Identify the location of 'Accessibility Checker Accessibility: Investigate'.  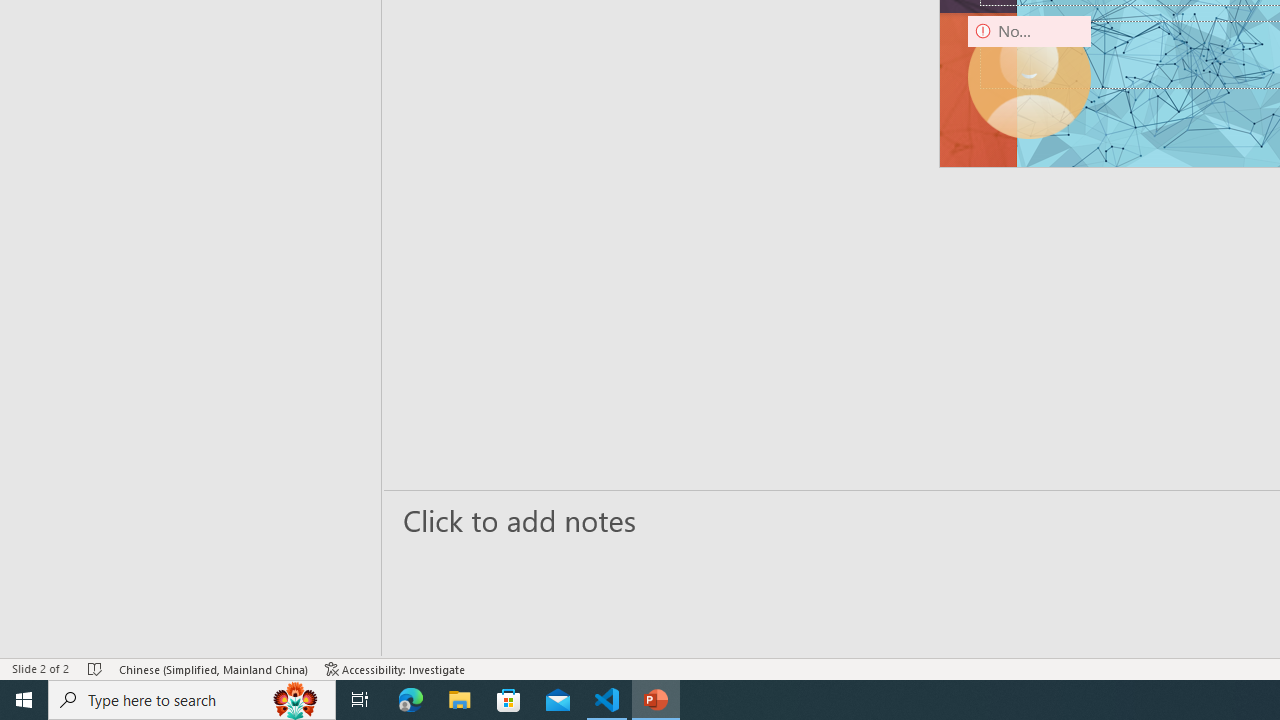
(395, 669).